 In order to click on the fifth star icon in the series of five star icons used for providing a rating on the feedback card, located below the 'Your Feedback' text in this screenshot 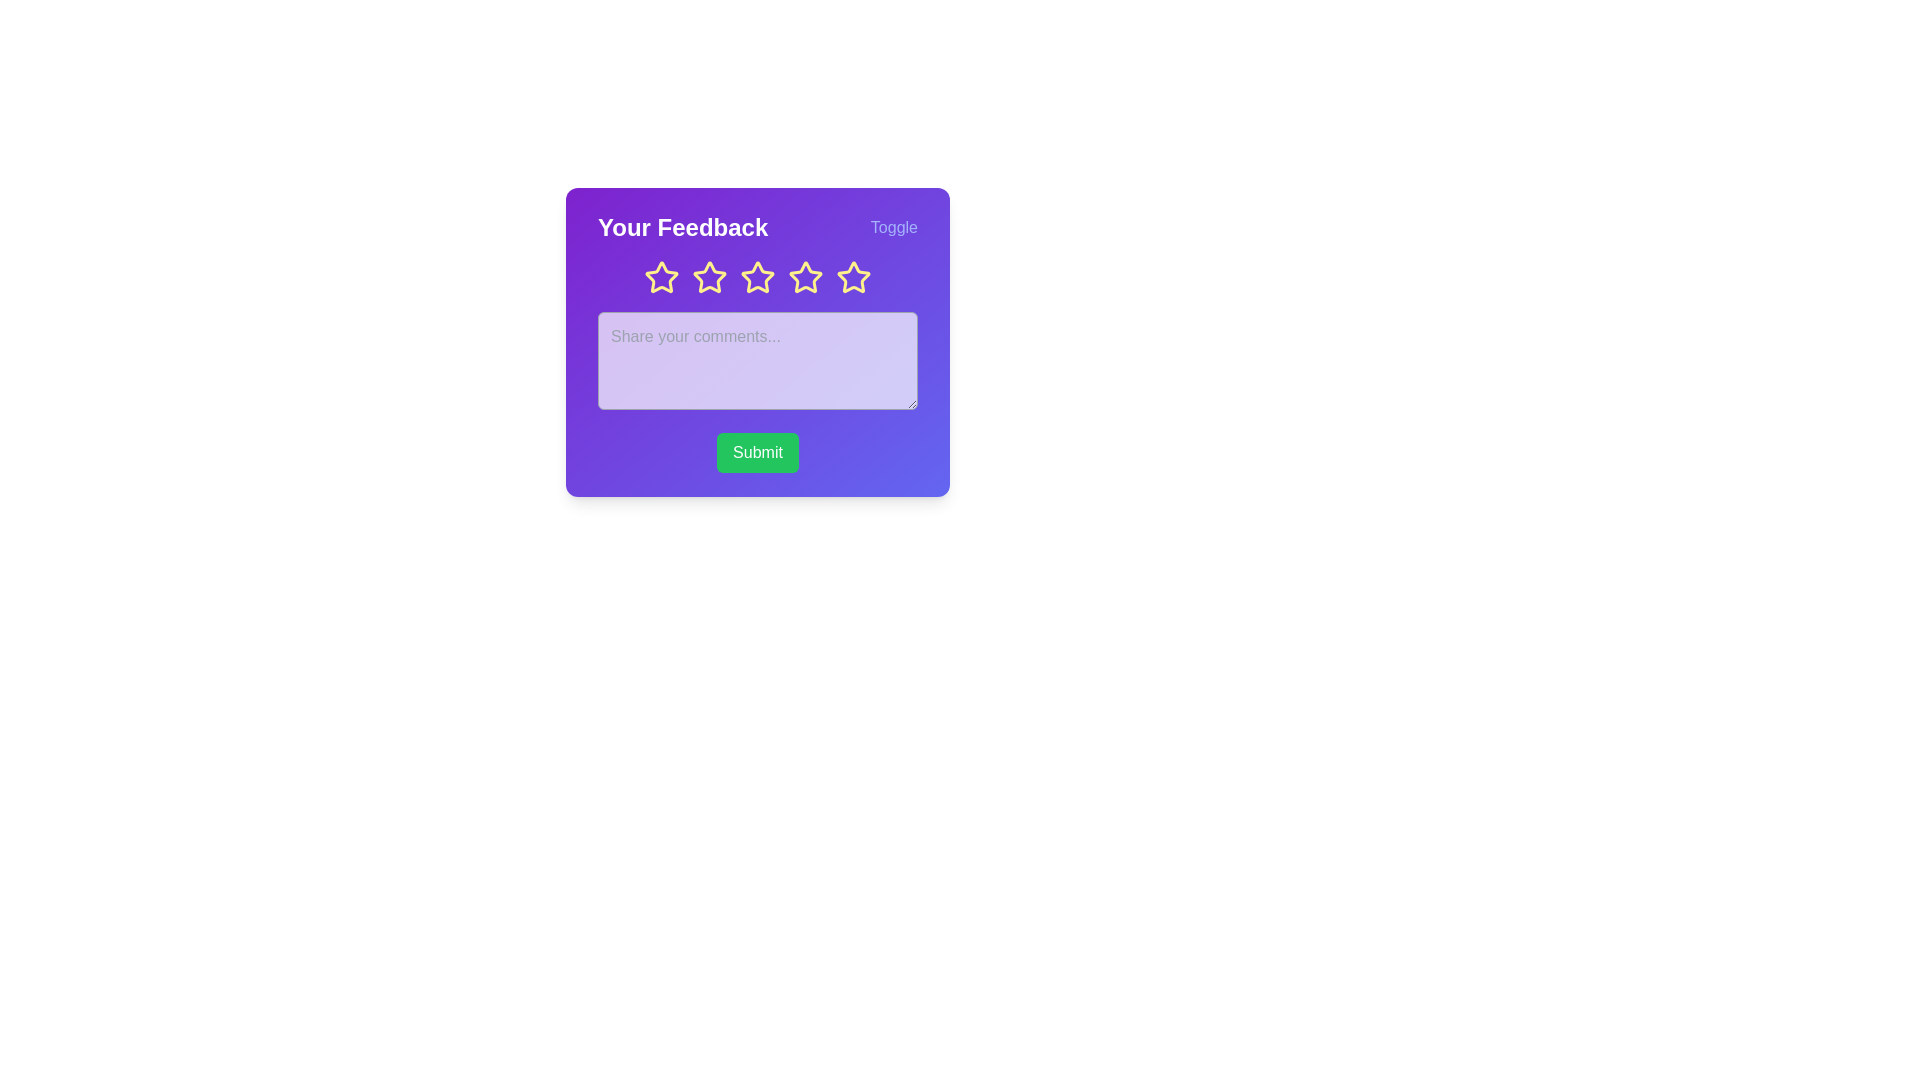, I will do `click(854, 277)`.